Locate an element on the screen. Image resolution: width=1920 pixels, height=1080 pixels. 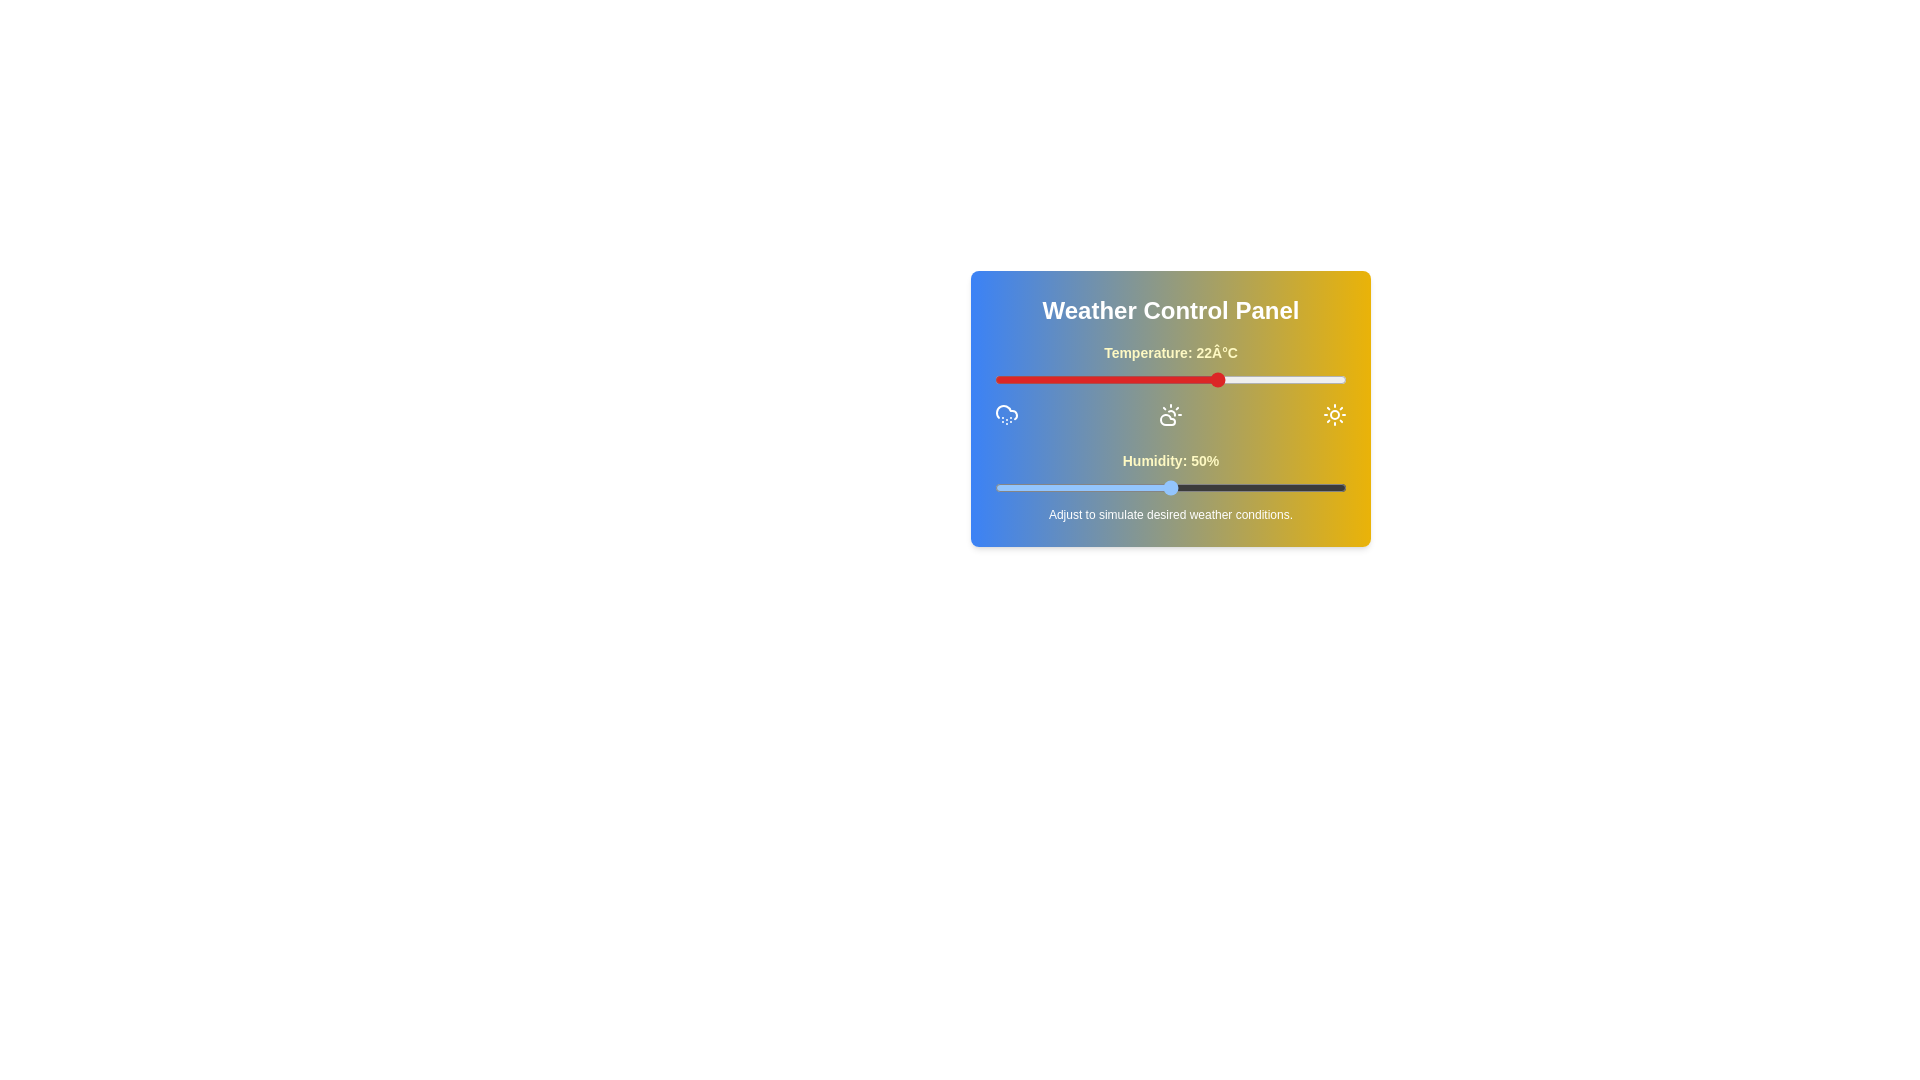
the circular handle of the red-accented temperature slider located in the 'Weather Control Panel' is located at coordinates (1171, 380).